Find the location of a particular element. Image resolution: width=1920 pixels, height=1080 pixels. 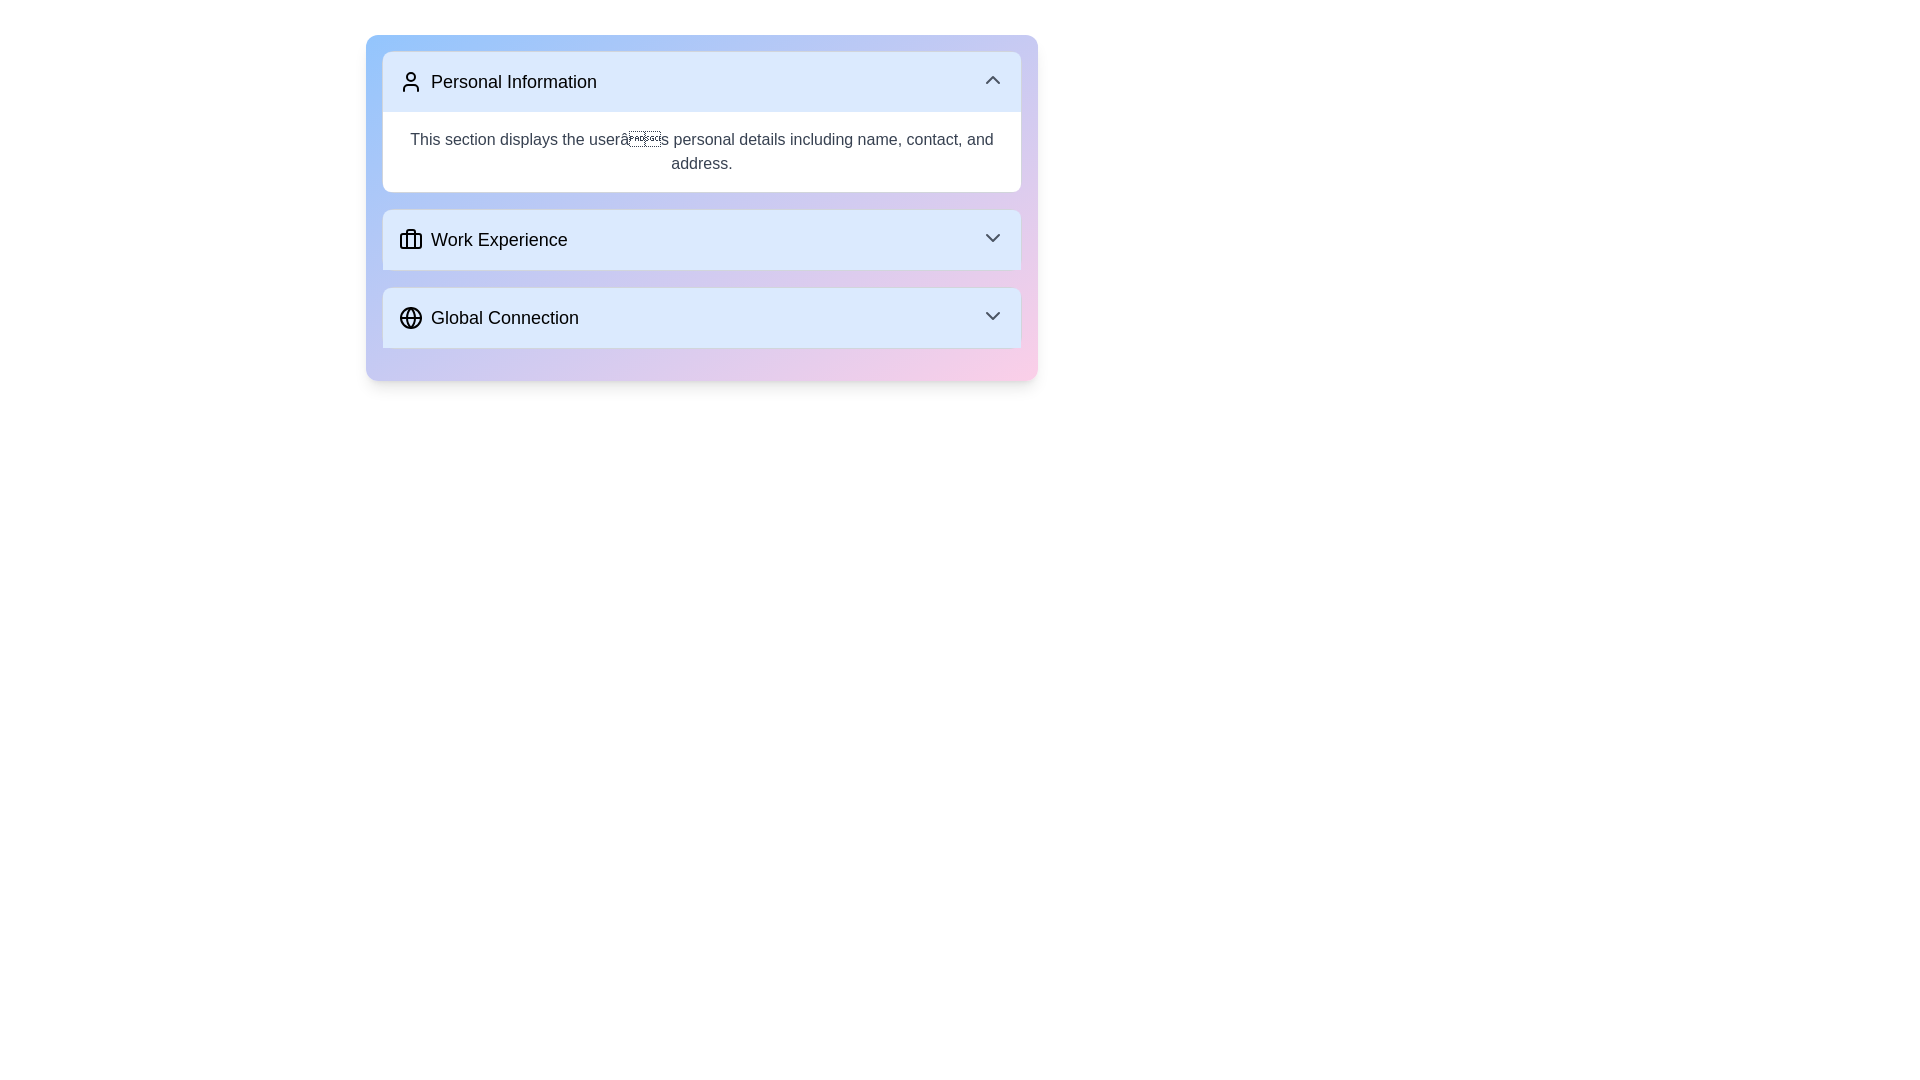

the chevron-down icon located at the far right of the 'Global Connection' panel is located at coordinates (993, 315).